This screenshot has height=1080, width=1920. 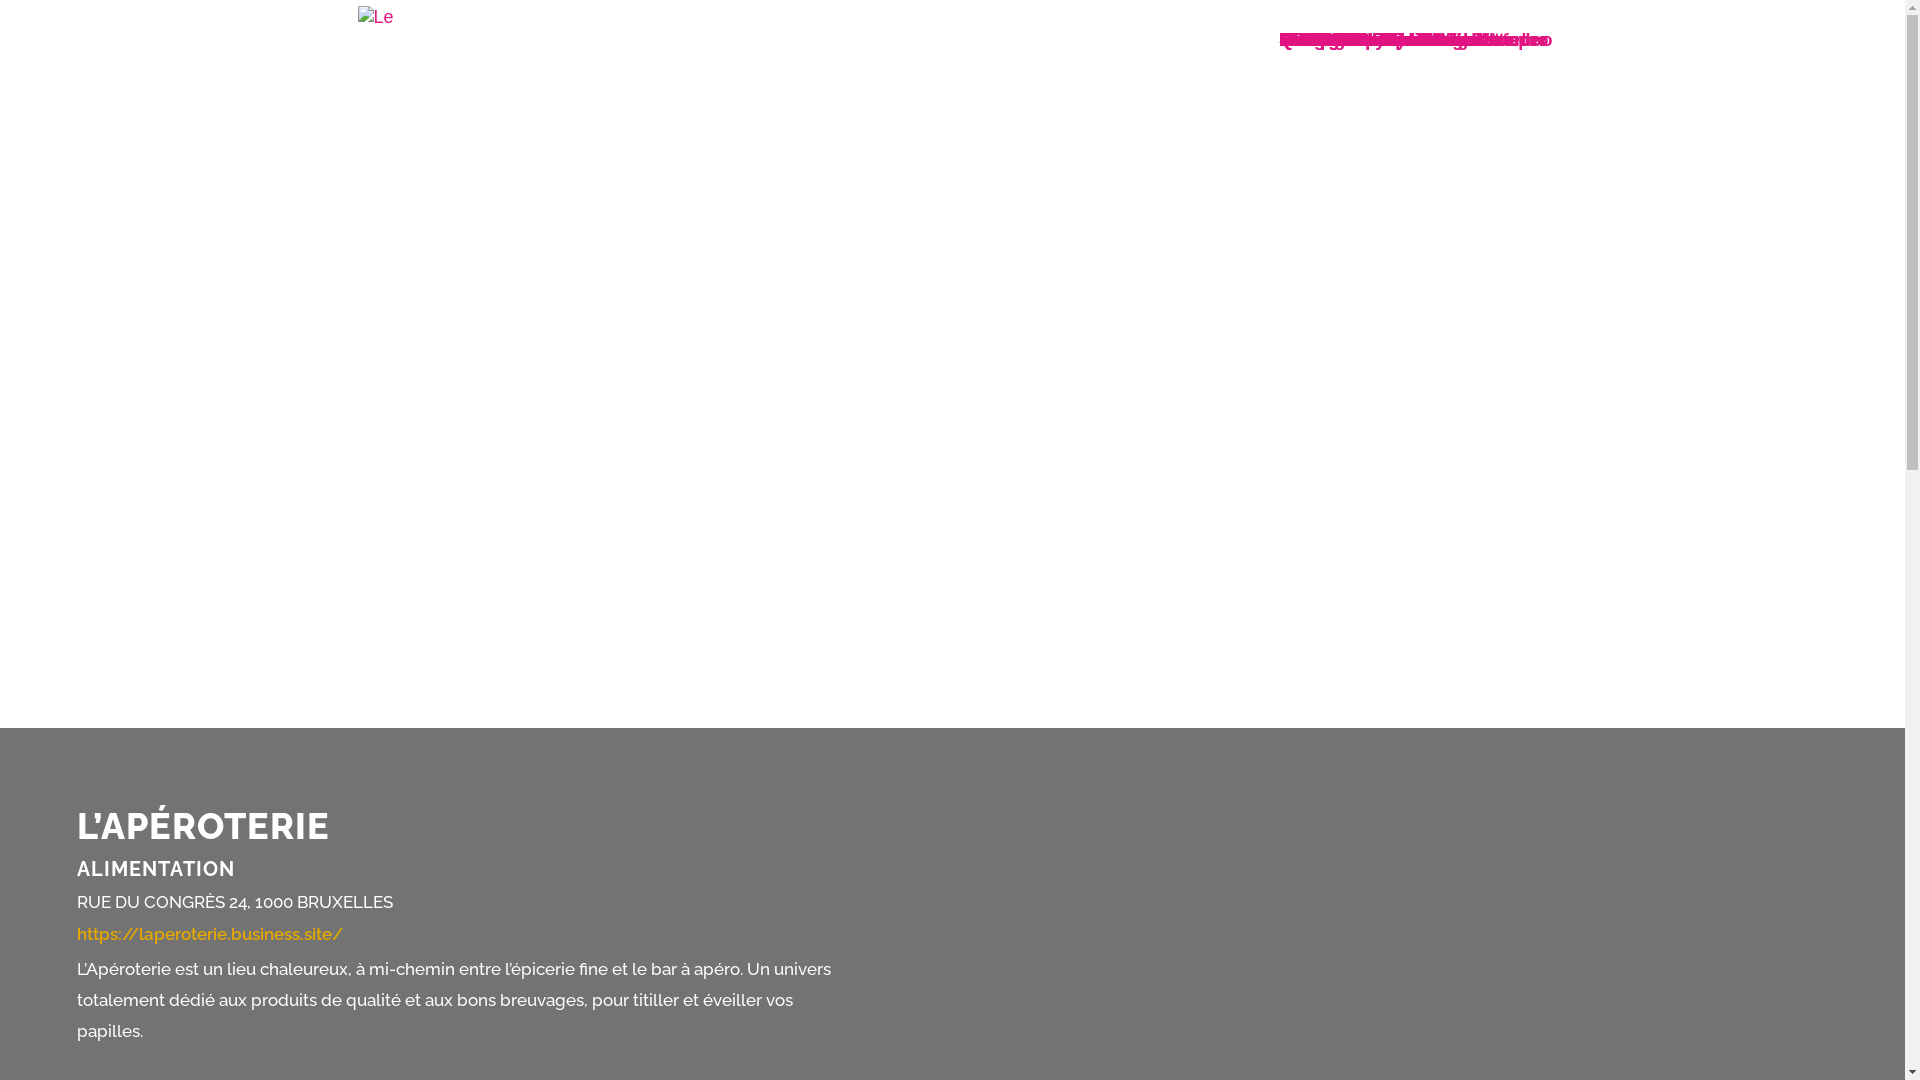 I want to click on 'Stalingrad - Midi - Lemonnier', so click(x=1401, y=39).